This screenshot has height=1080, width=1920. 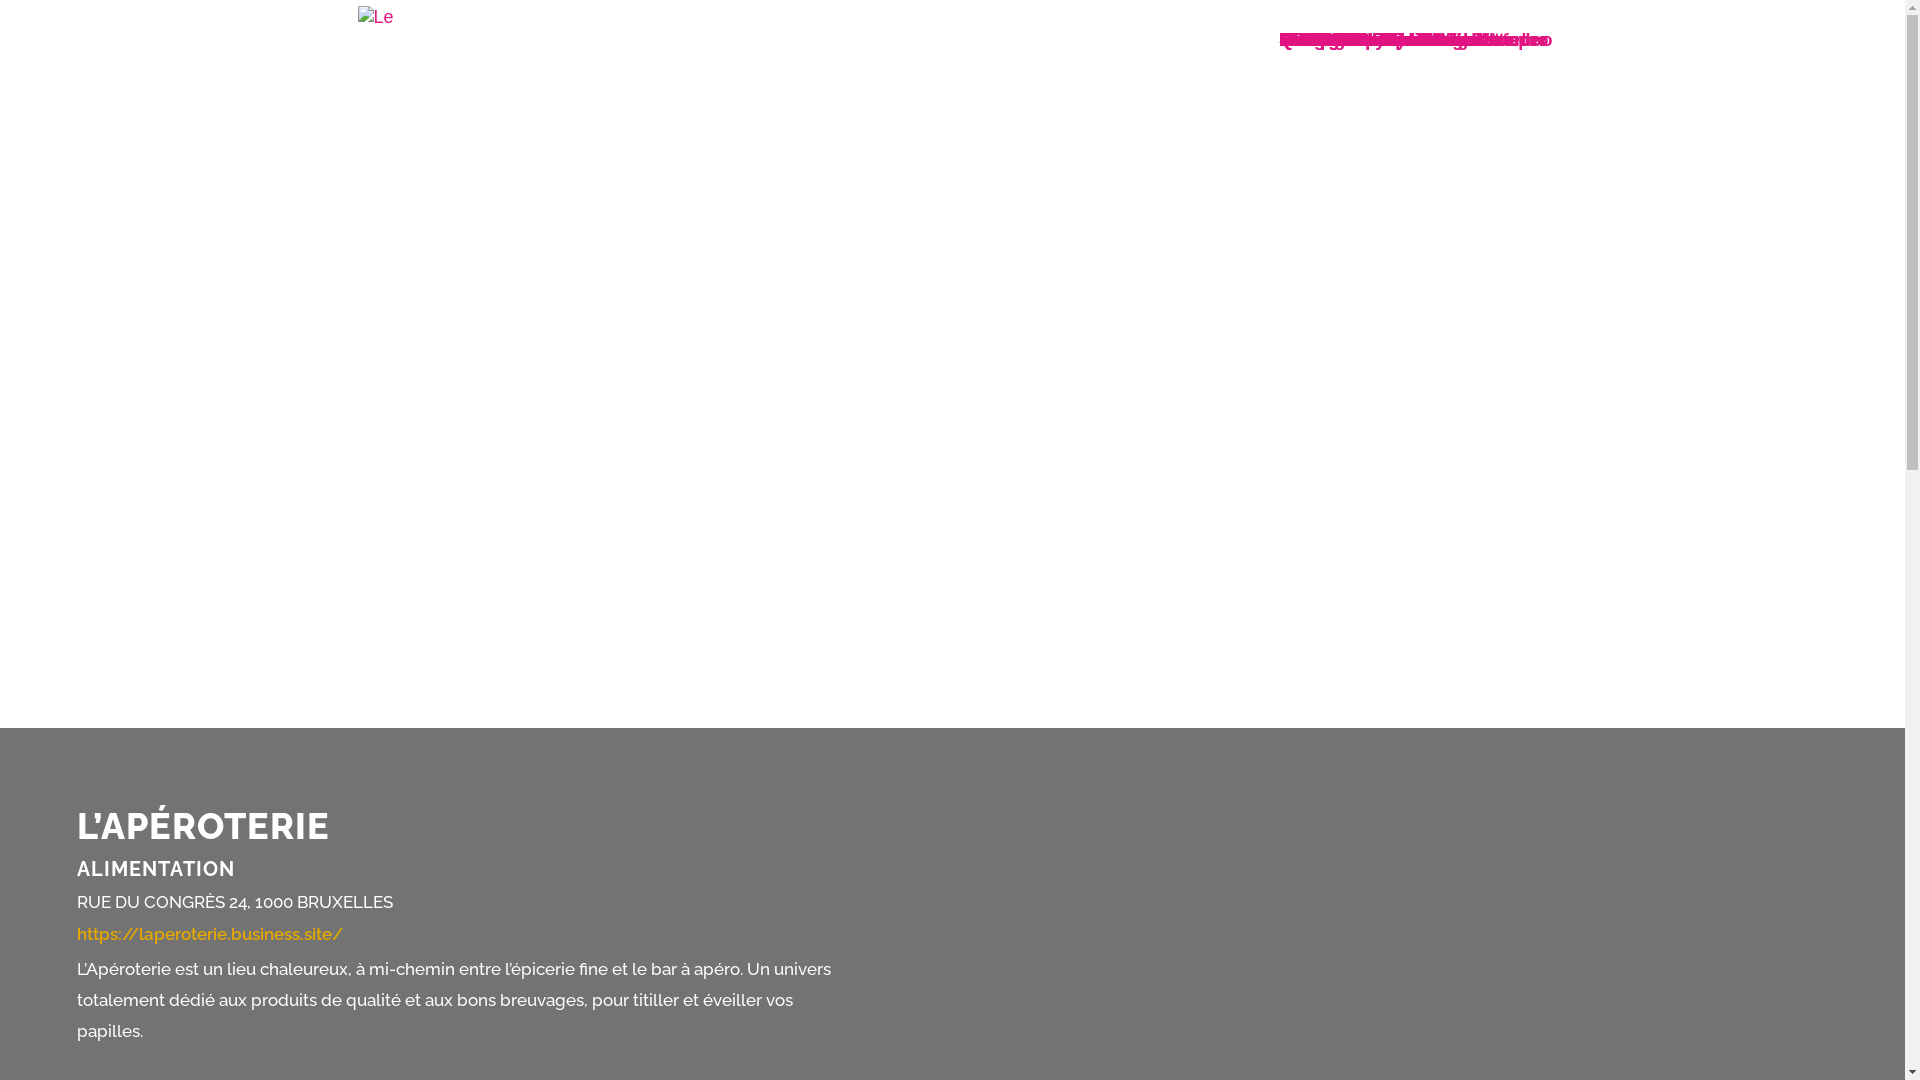 I want to click on 'Stalingrad - Midi - Lemonnier', so click(x=1401, y=39).